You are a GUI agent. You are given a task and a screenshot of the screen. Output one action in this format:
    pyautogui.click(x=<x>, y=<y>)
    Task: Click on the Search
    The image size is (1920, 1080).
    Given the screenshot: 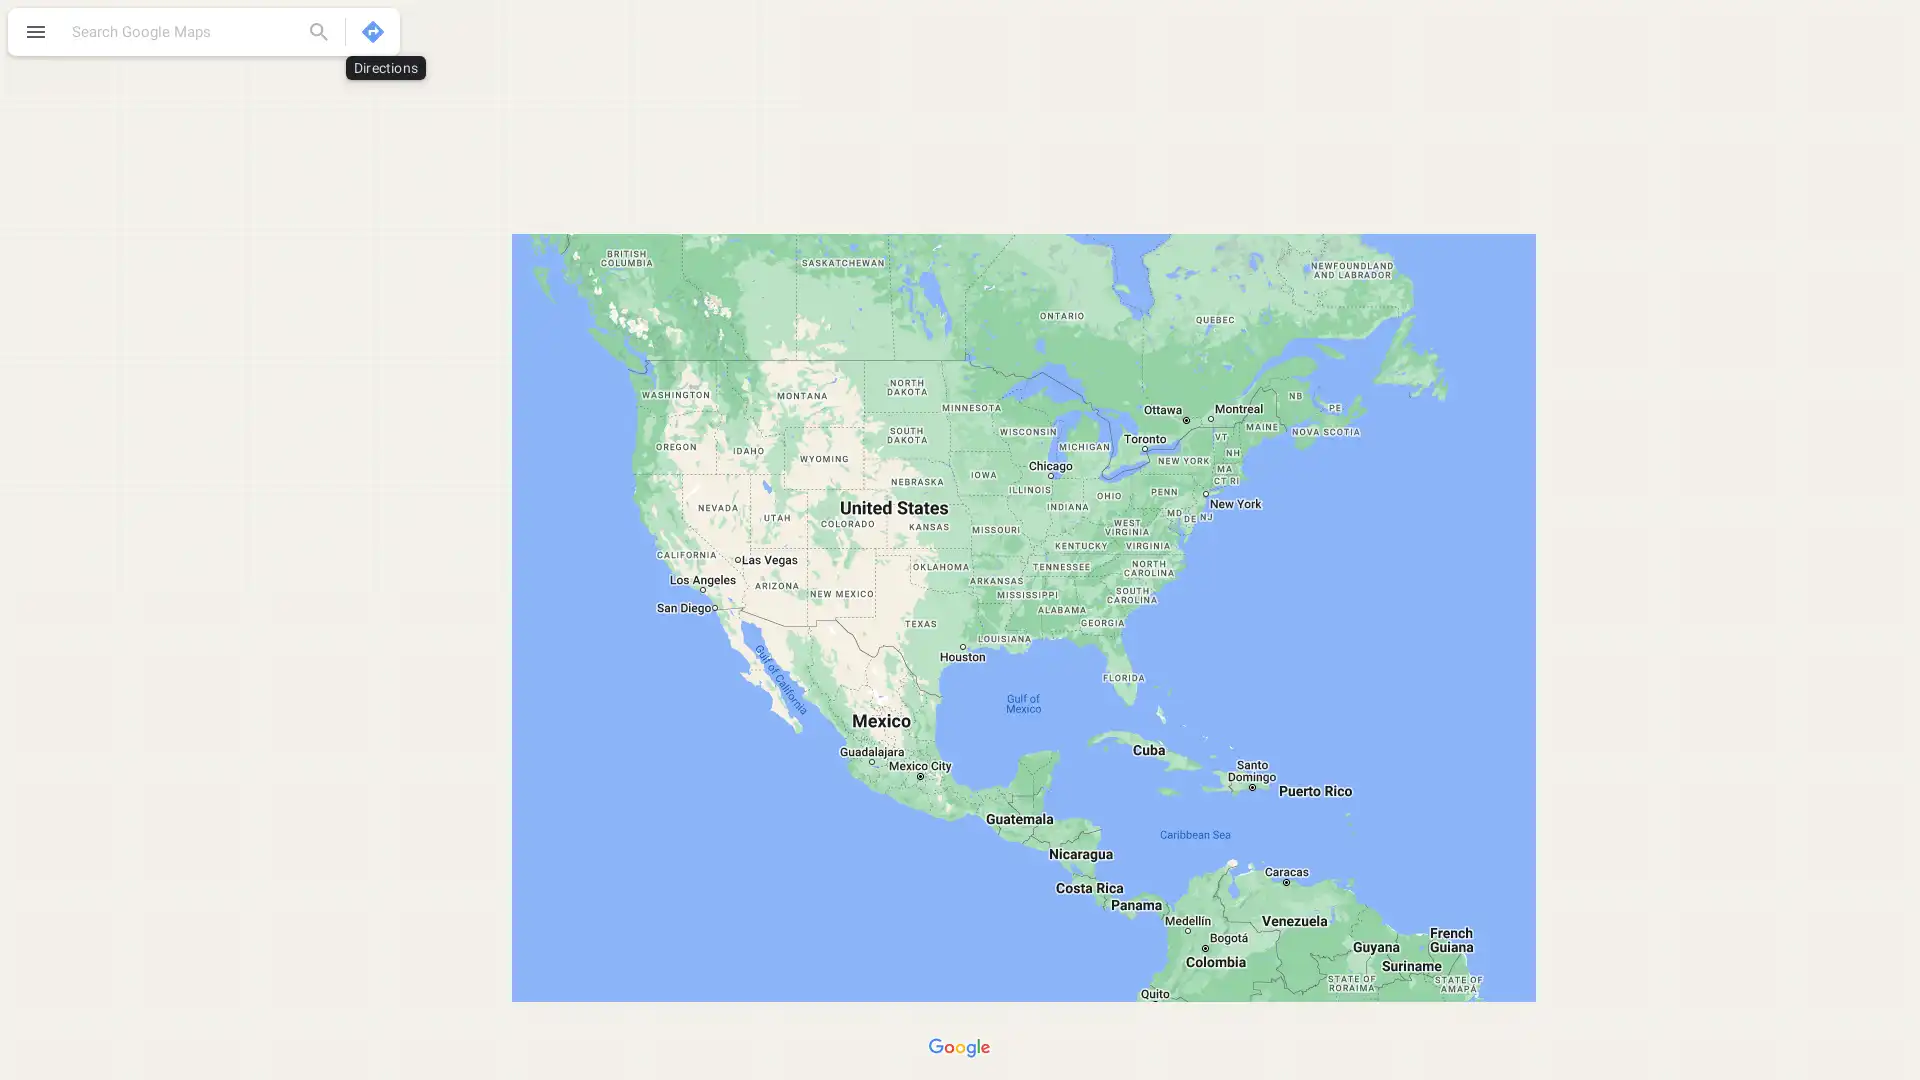 What is the action you would take?
    pyautogui.click(x=317, y=31)
    